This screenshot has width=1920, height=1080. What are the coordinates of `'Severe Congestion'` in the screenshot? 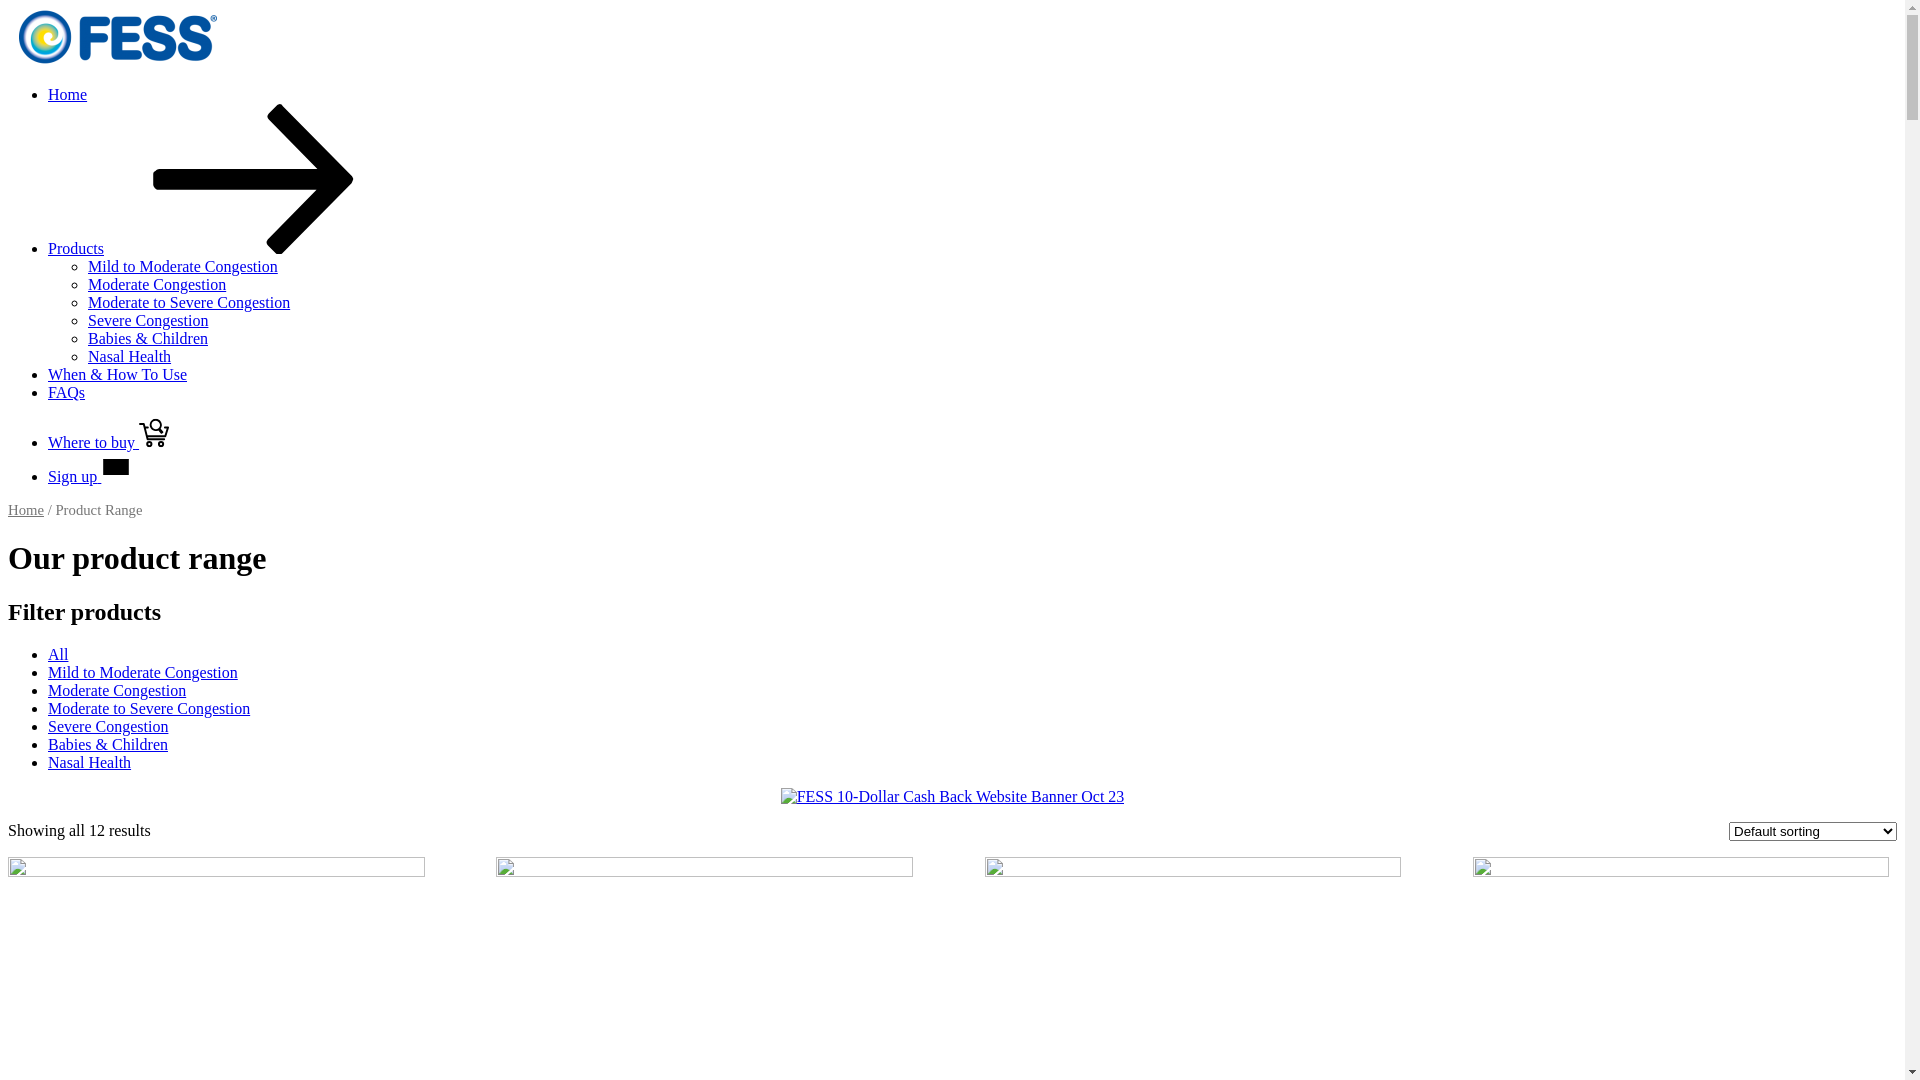 It's located at (147, 319).